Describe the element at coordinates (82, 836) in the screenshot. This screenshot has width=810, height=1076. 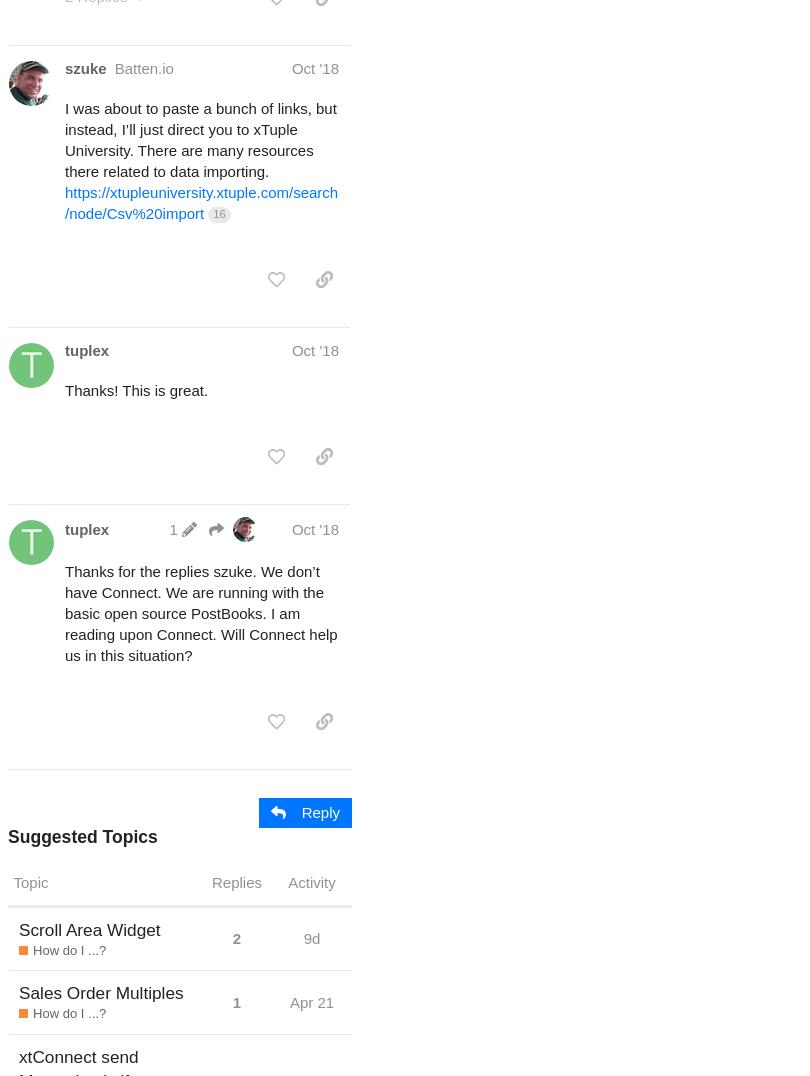
I see `'Suggested Topics'` at that location.